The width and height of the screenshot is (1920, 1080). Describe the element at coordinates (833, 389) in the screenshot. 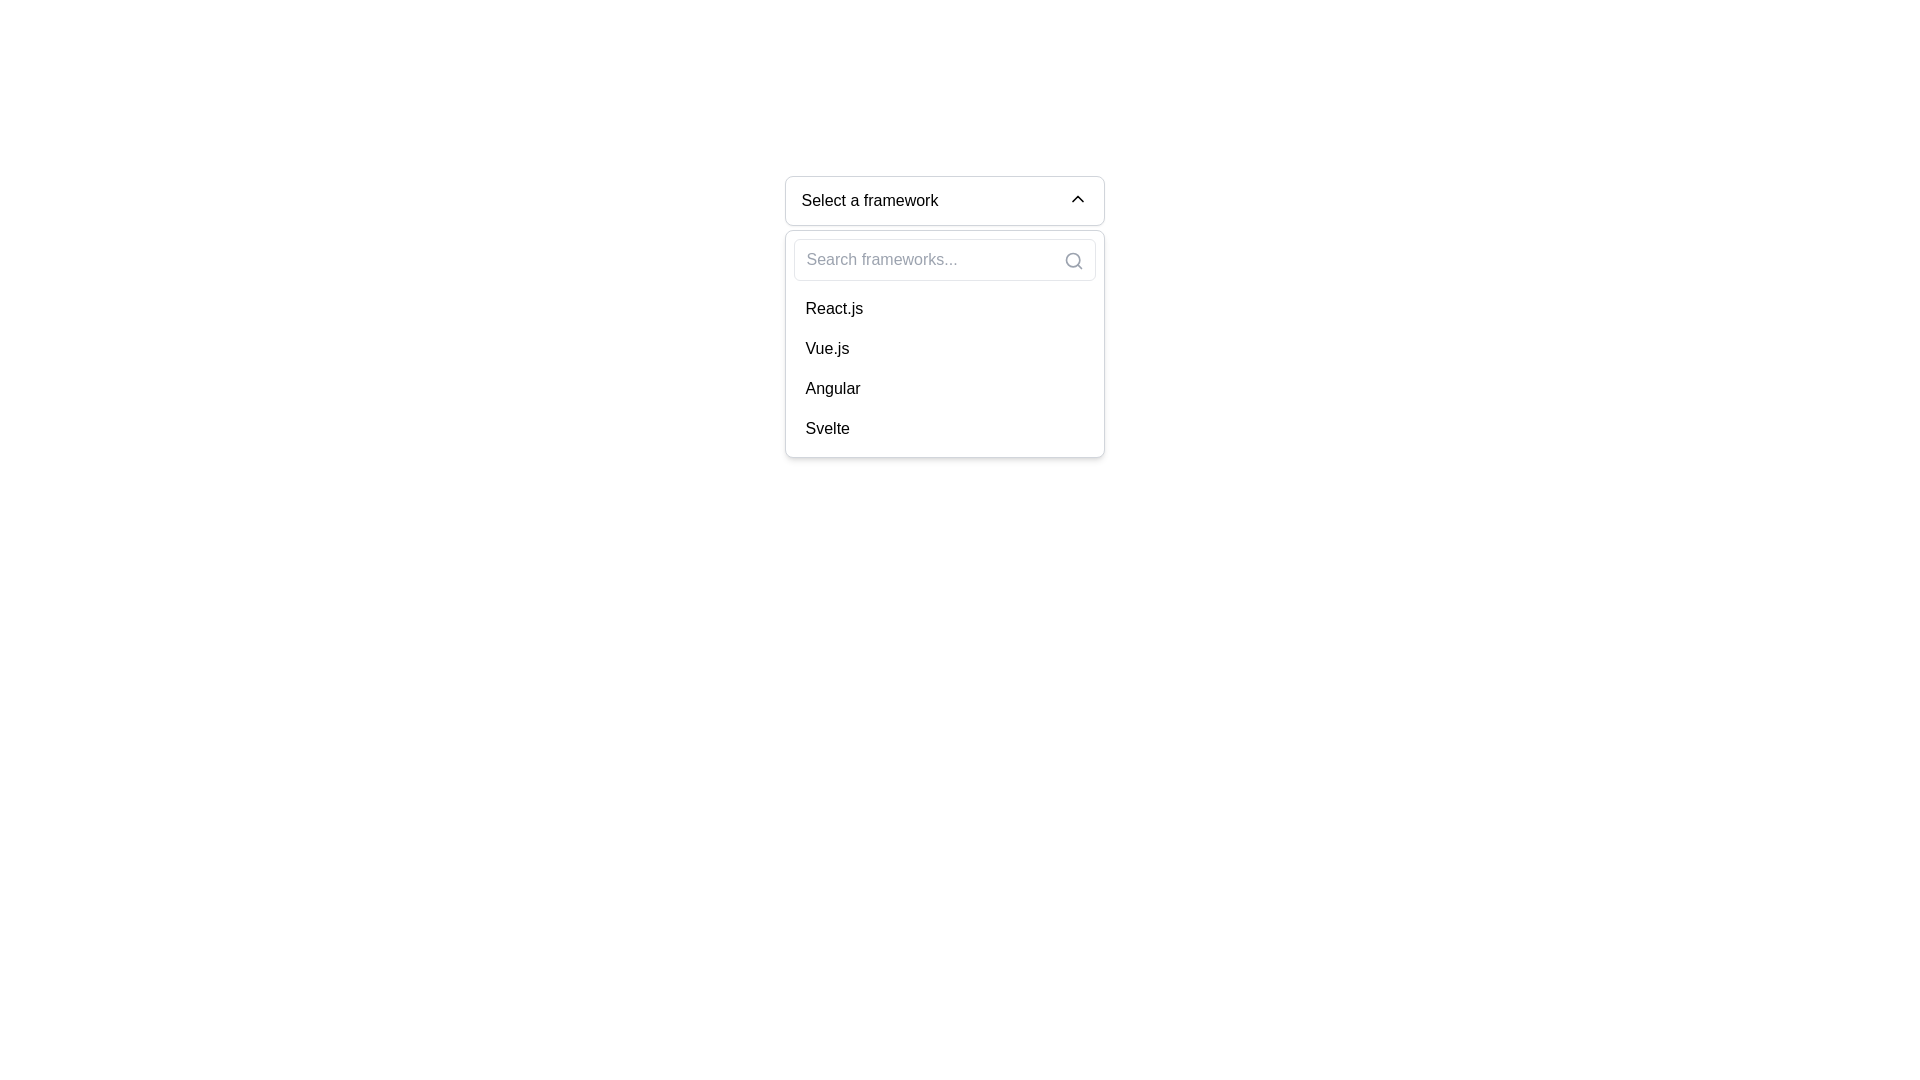

I see `the 'Angular' option in the dropdown list of frameworks` at that location.